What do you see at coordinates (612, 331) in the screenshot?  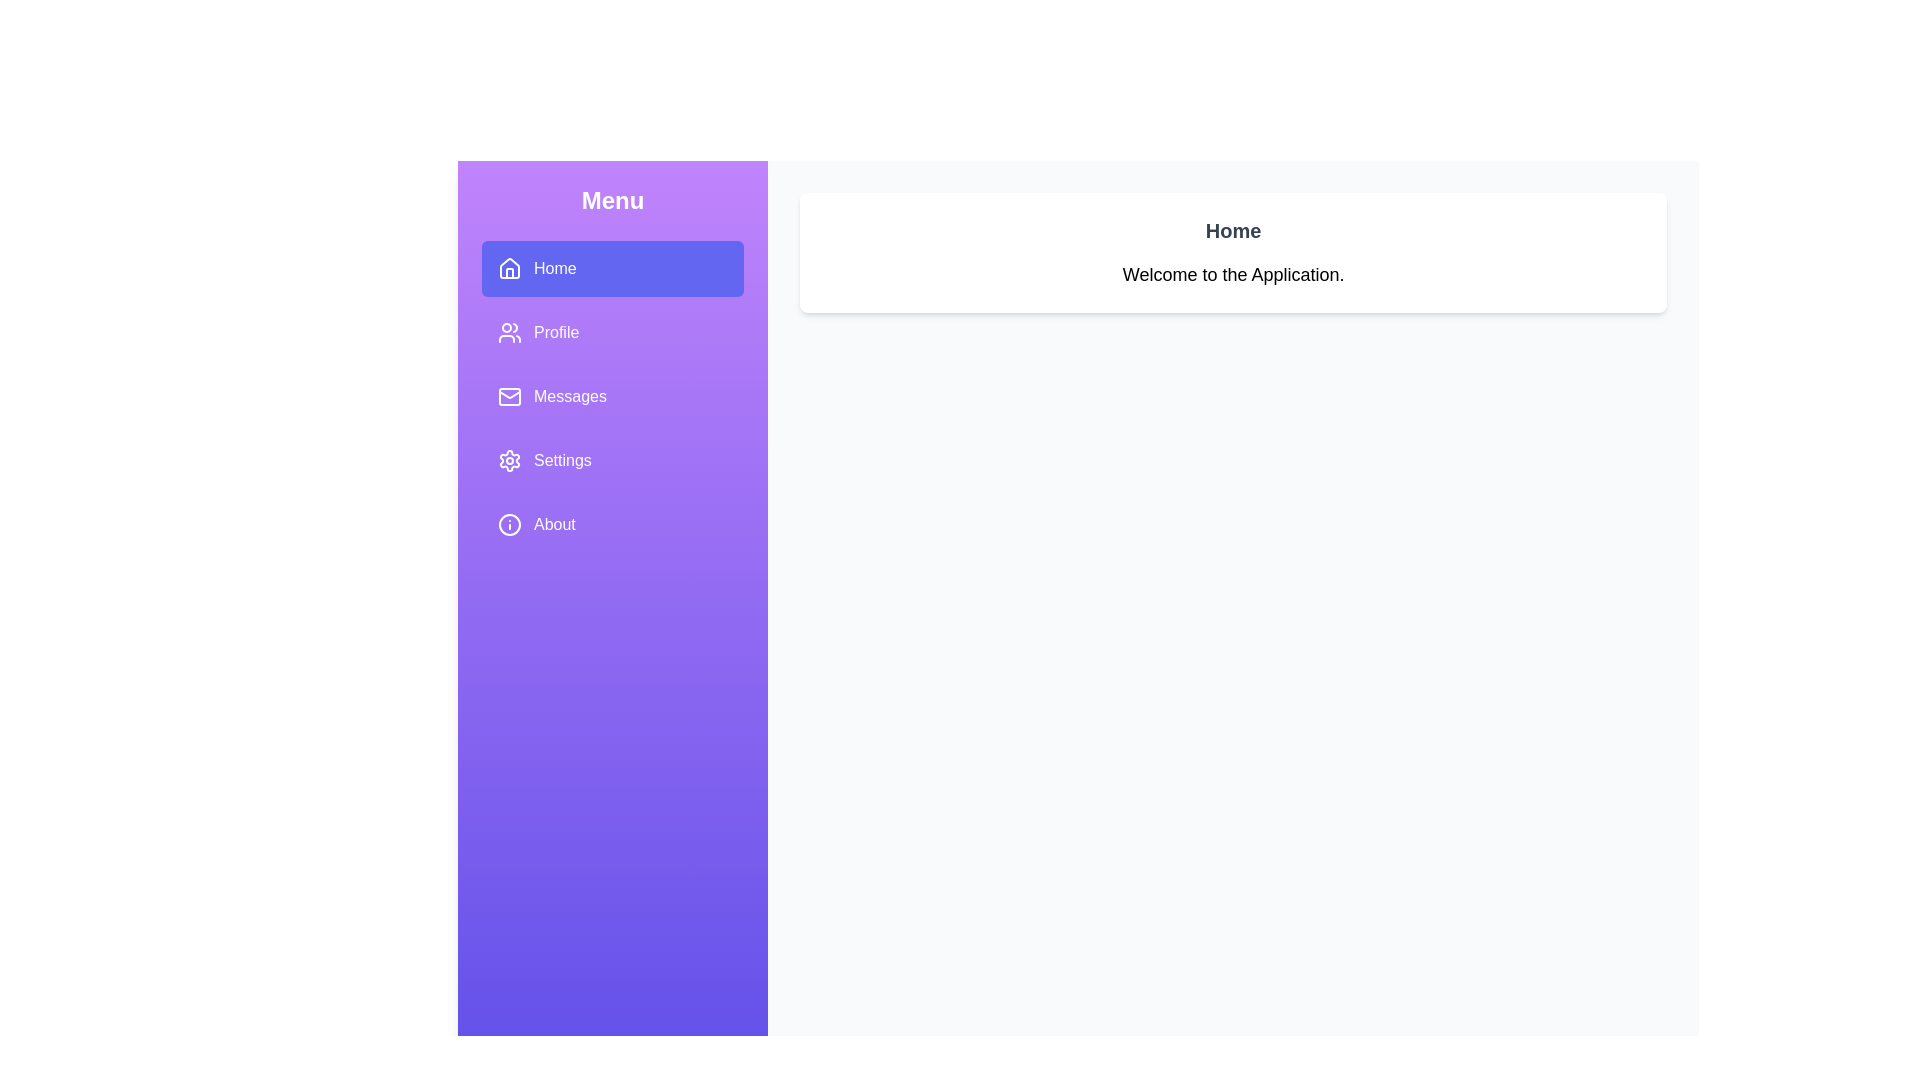 I see `the Navigation menu item located in the sidebar, directly beneath the 'Home' option and above the 'Messages' option` at bounding box center [612, 331].